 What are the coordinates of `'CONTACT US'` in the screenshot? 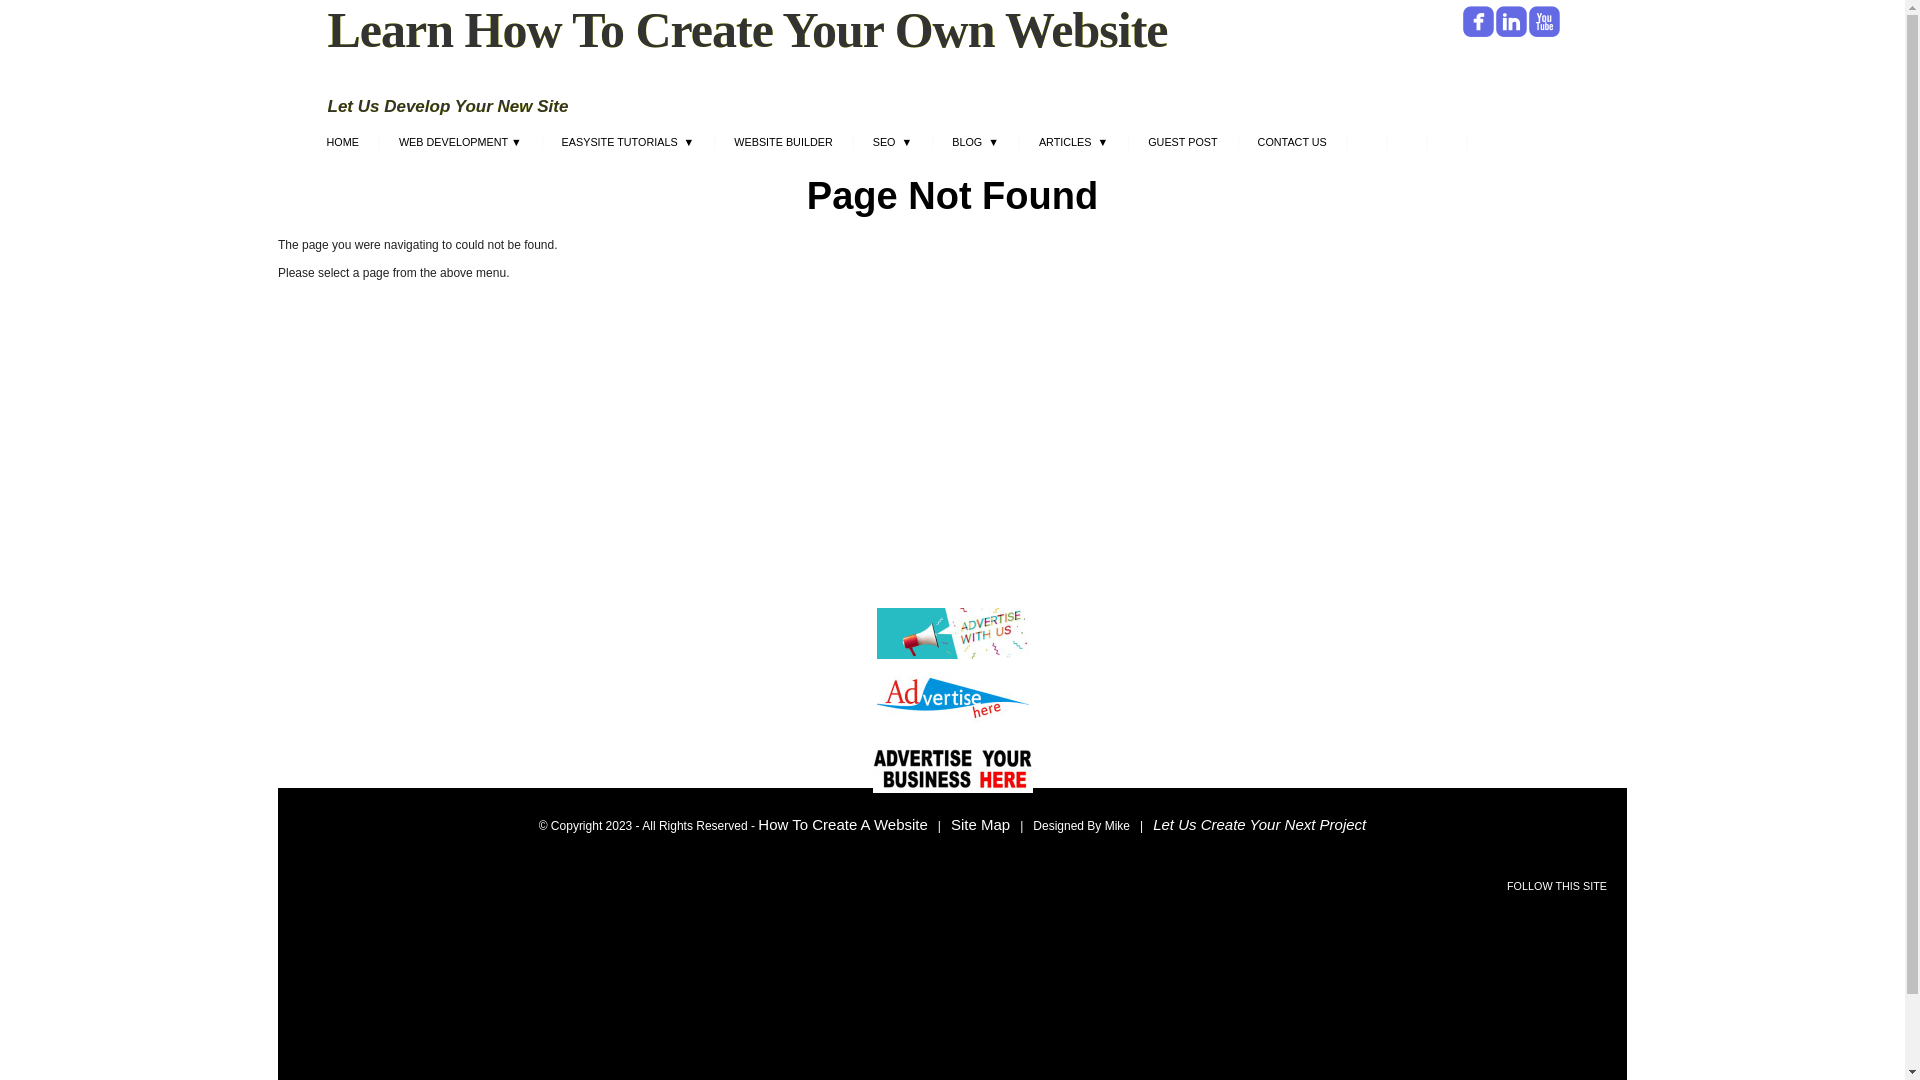 It's located at (1237, 144).